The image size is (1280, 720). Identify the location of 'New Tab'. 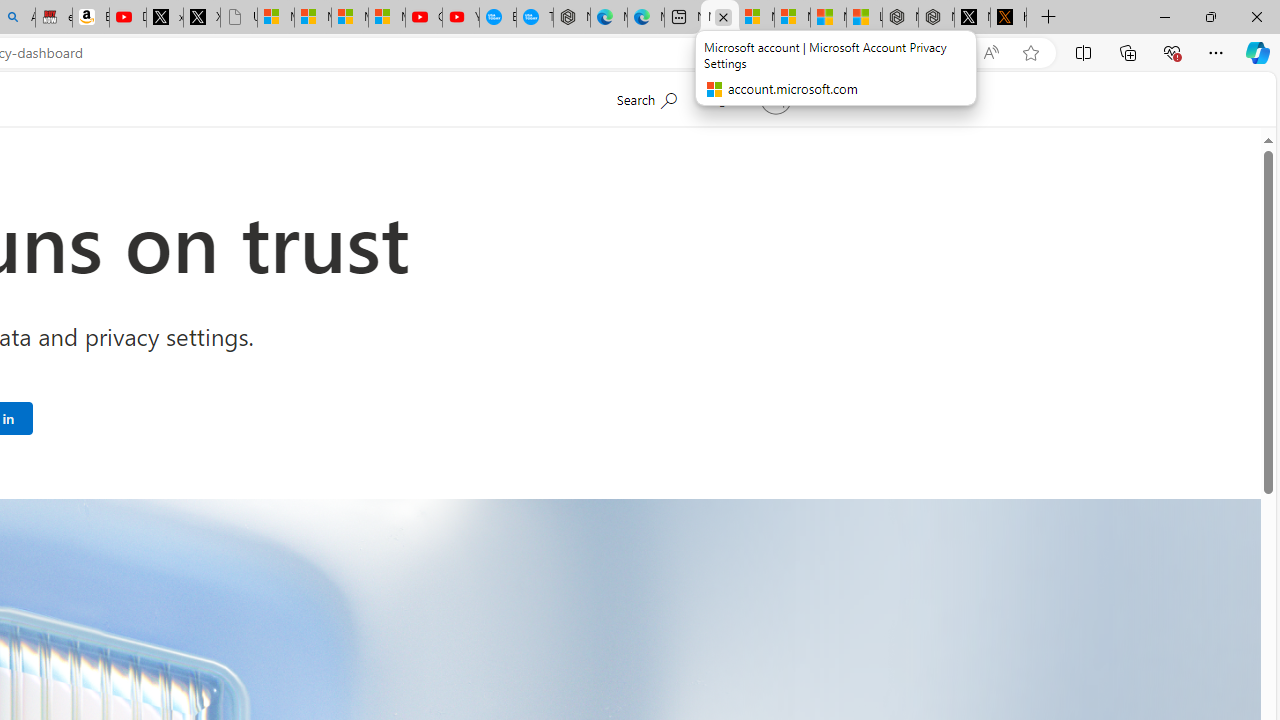
(1047, 17).